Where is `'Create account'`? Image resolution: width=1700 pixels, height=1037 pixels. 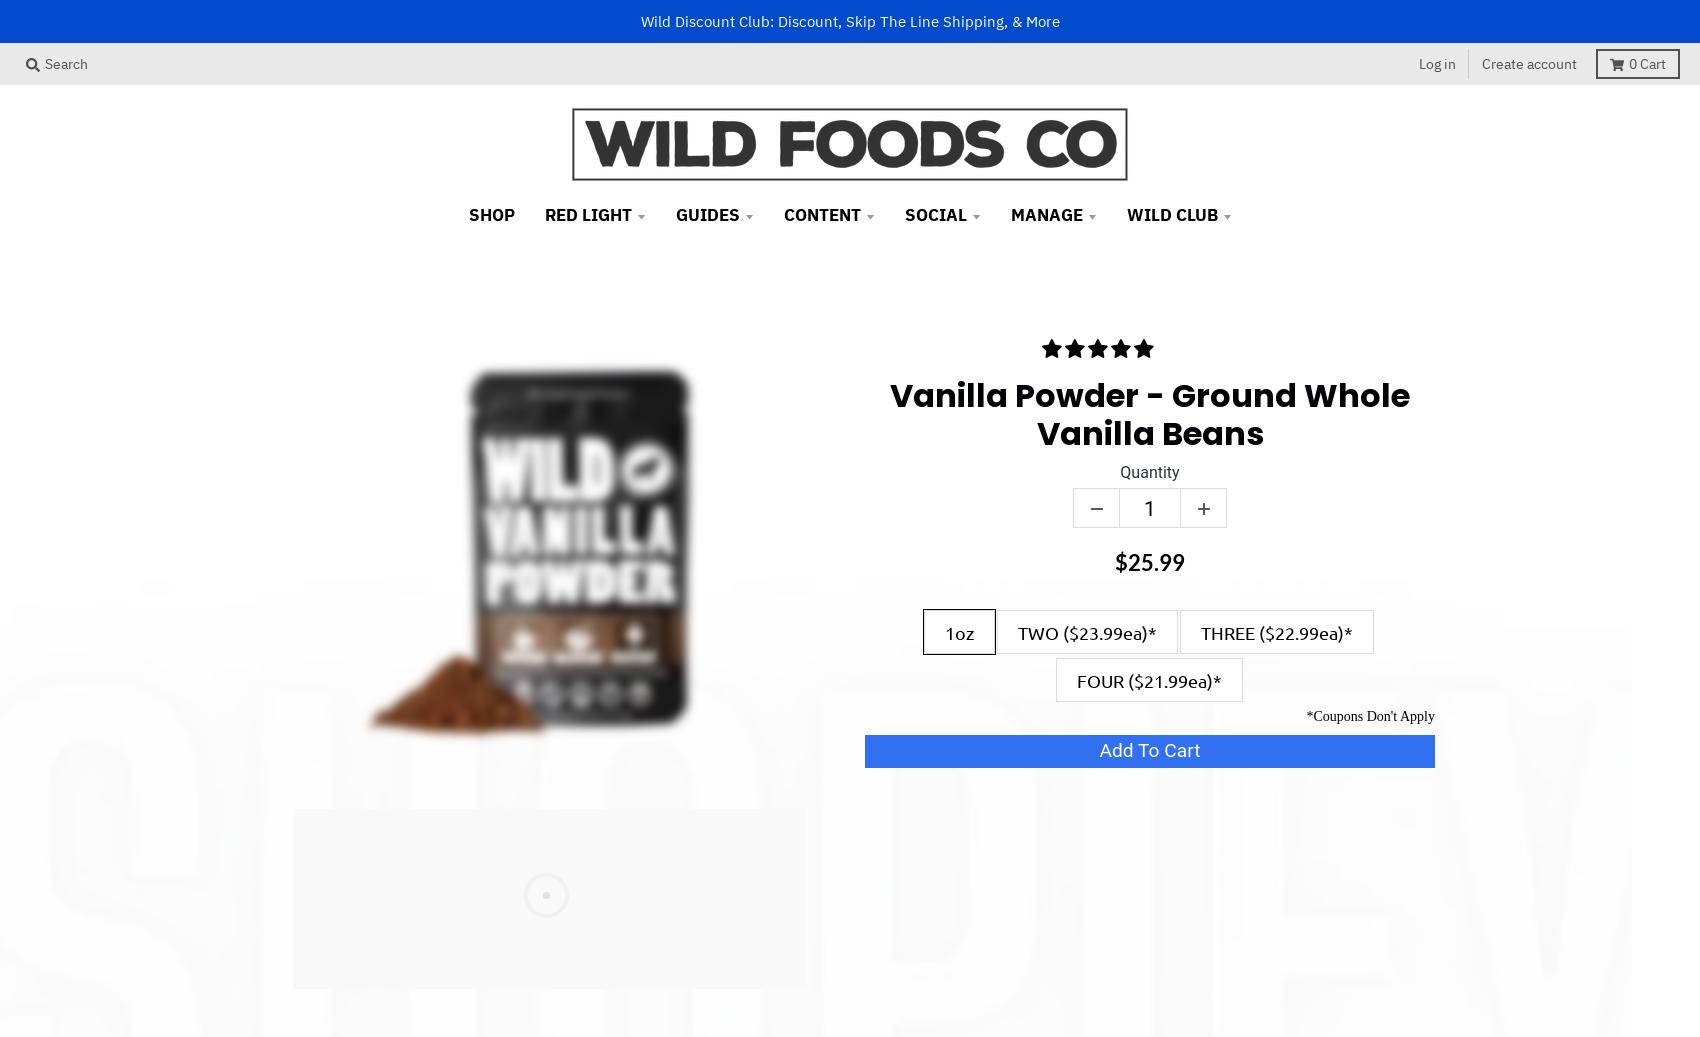
'Create account' is located at coordinates (1529, 61).